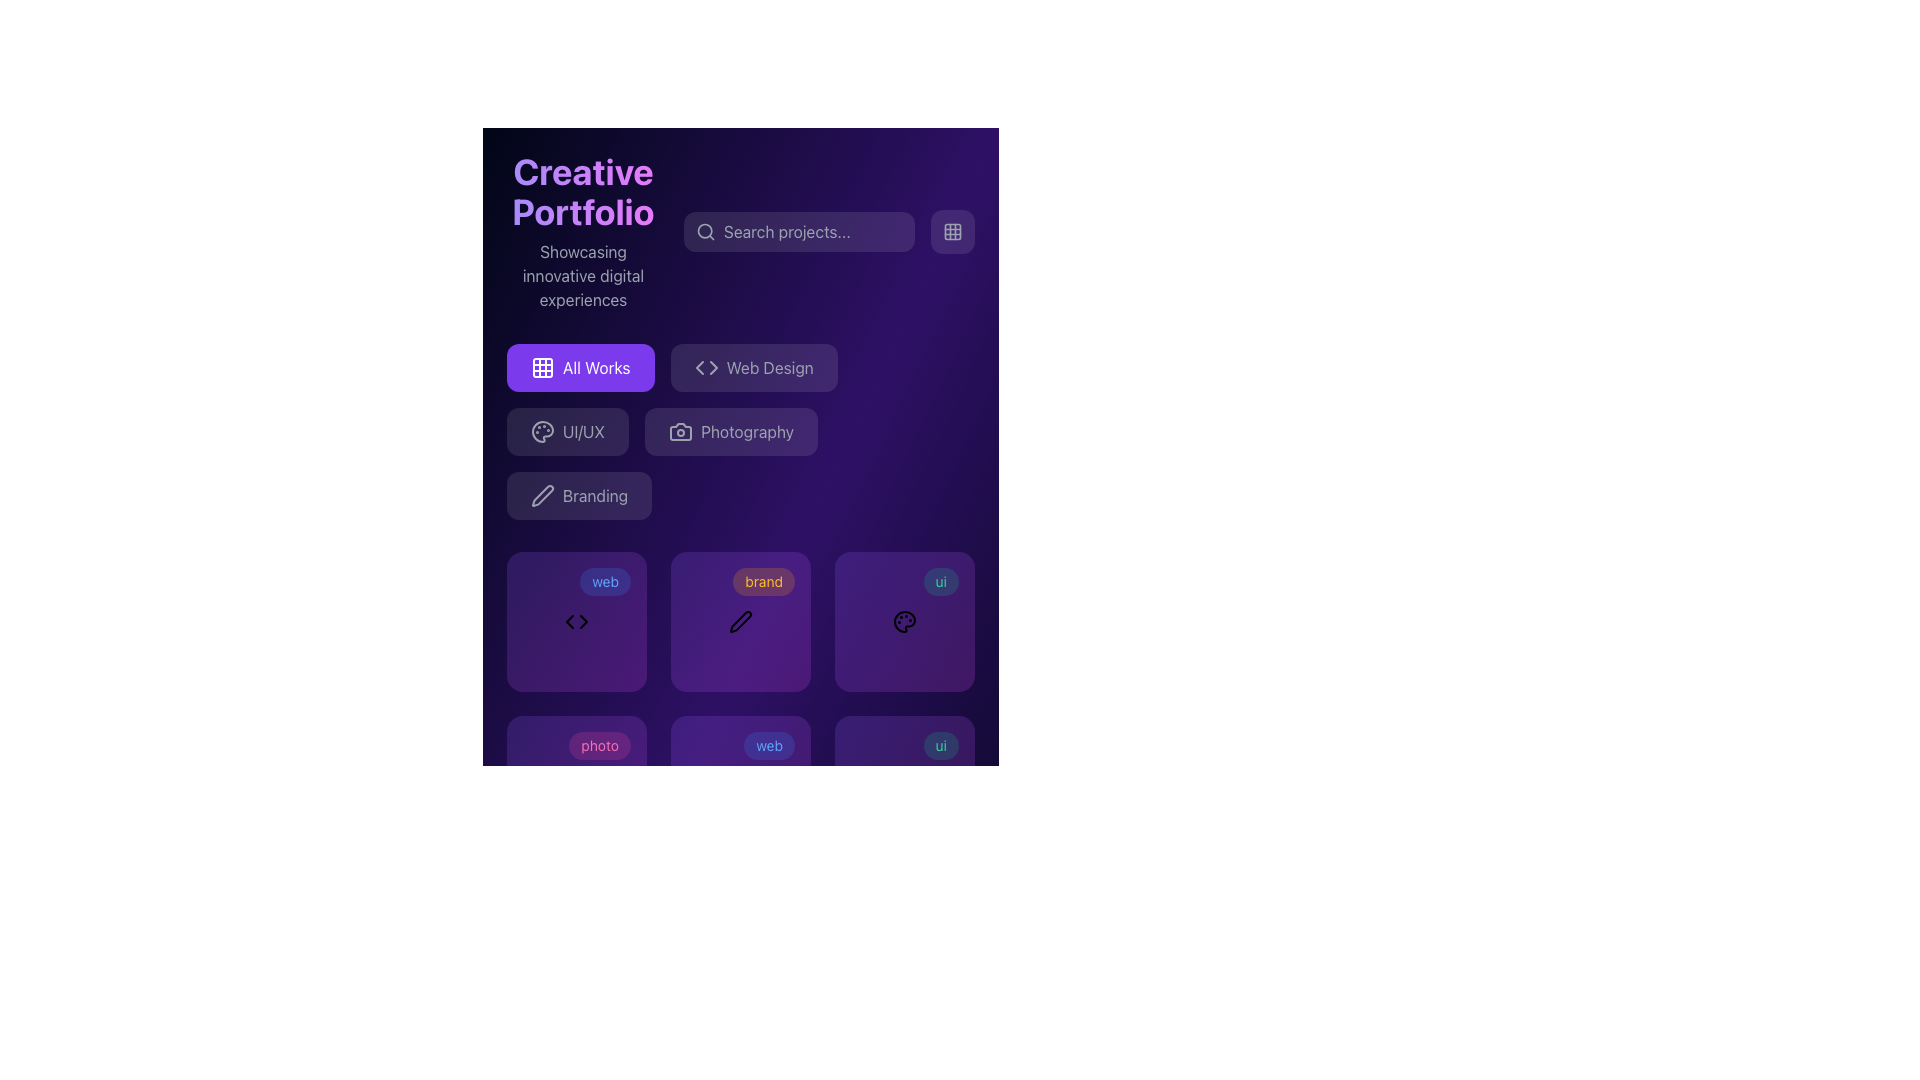  I want to click on the button labeled 'Web Design' that has a code symbol icon and a semi-transparent dark background, so click(753, 367).